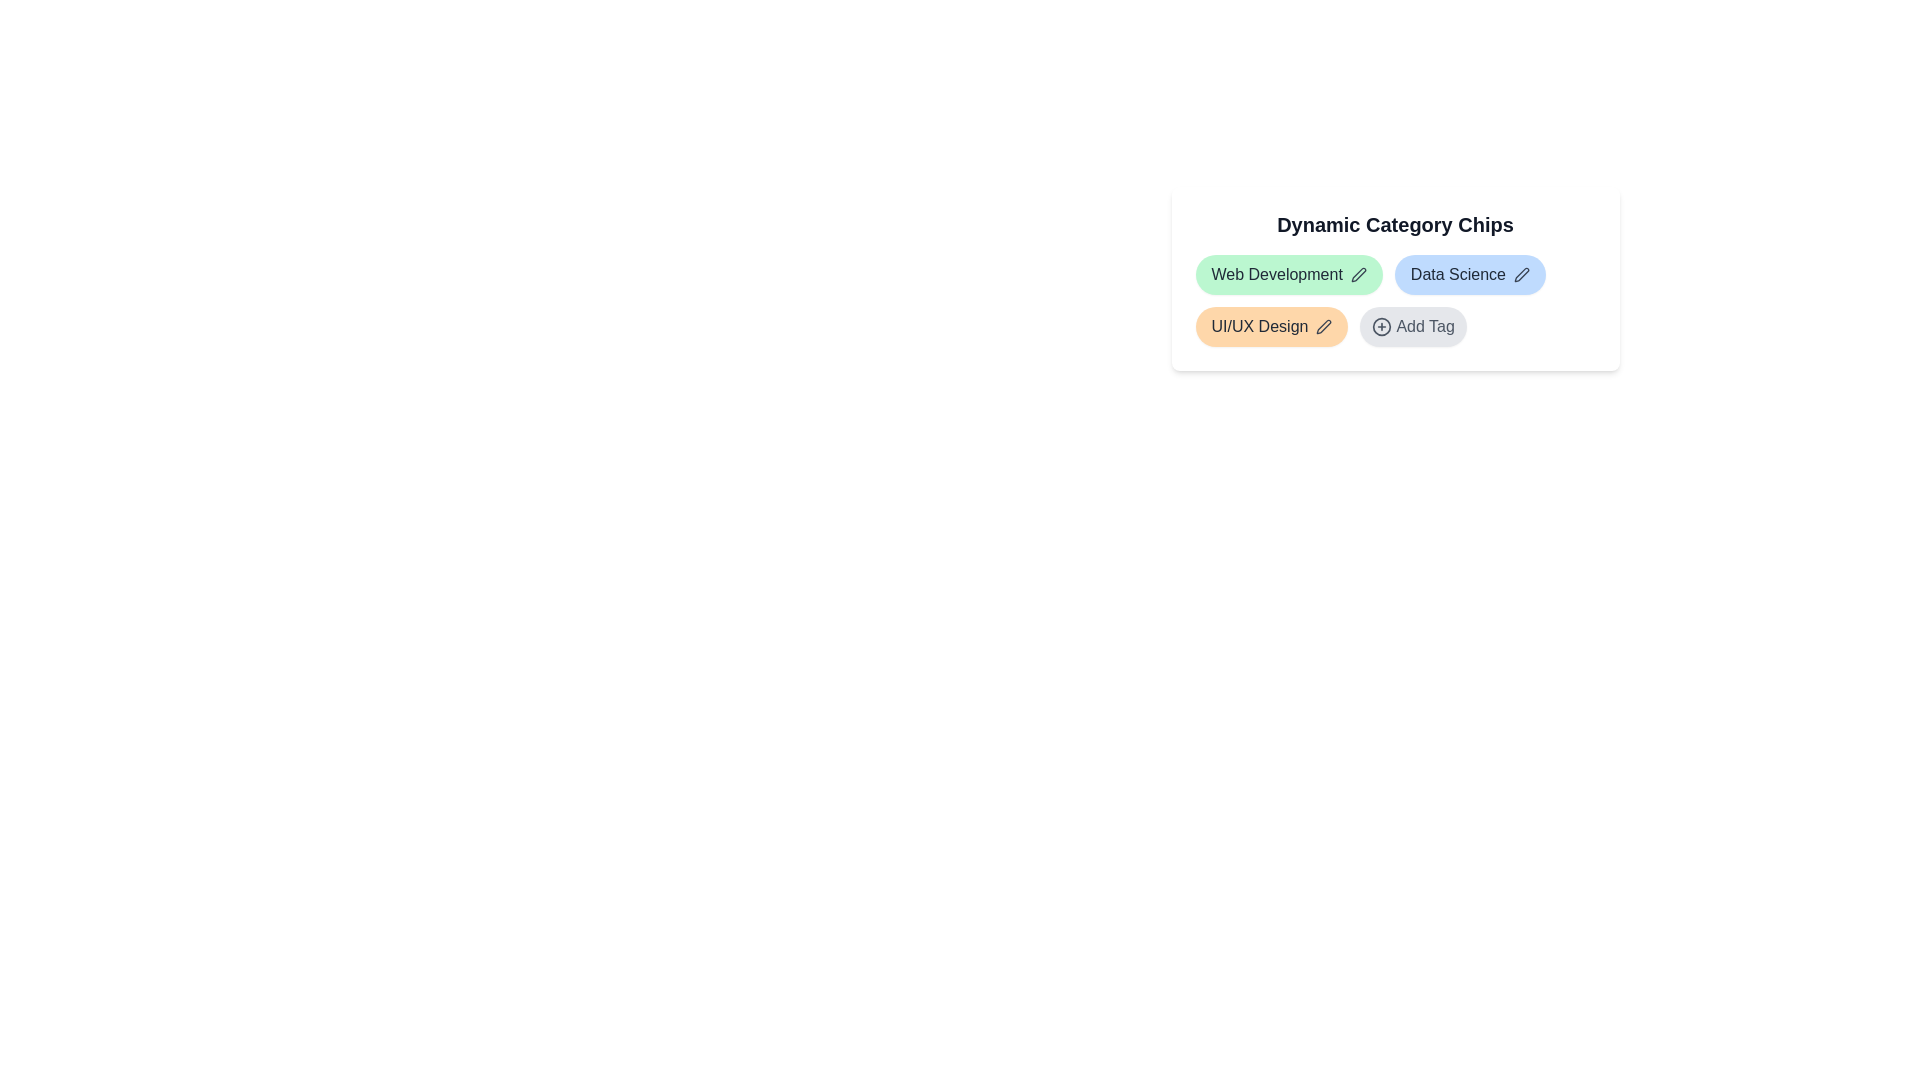 The image size is (1920, 1080). What do you see at coordinates (1271, 326) in the screenshot?
I see `the tag chip labeled UI/UX Design to select or interact with it` at bounding box center [1271, 326].